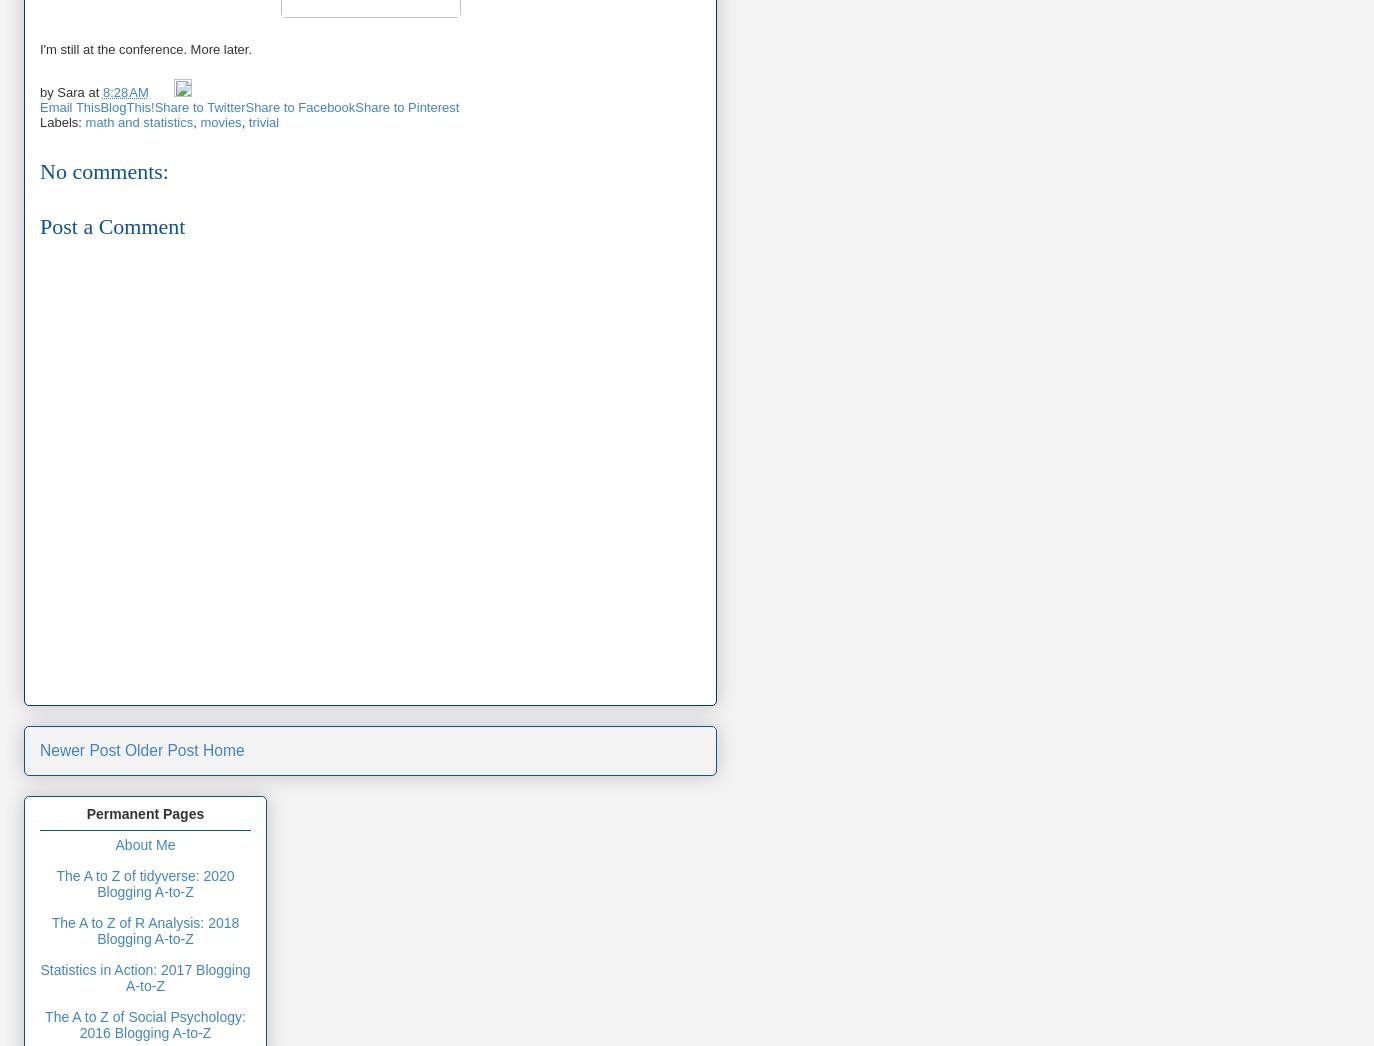 Image resolution: width=1374 pixels, height=1046 pixels. What do you see at coordinates (298, 105) in the screenshot?
I see `'Share to Facebook'` at bounding box center [298, 105].